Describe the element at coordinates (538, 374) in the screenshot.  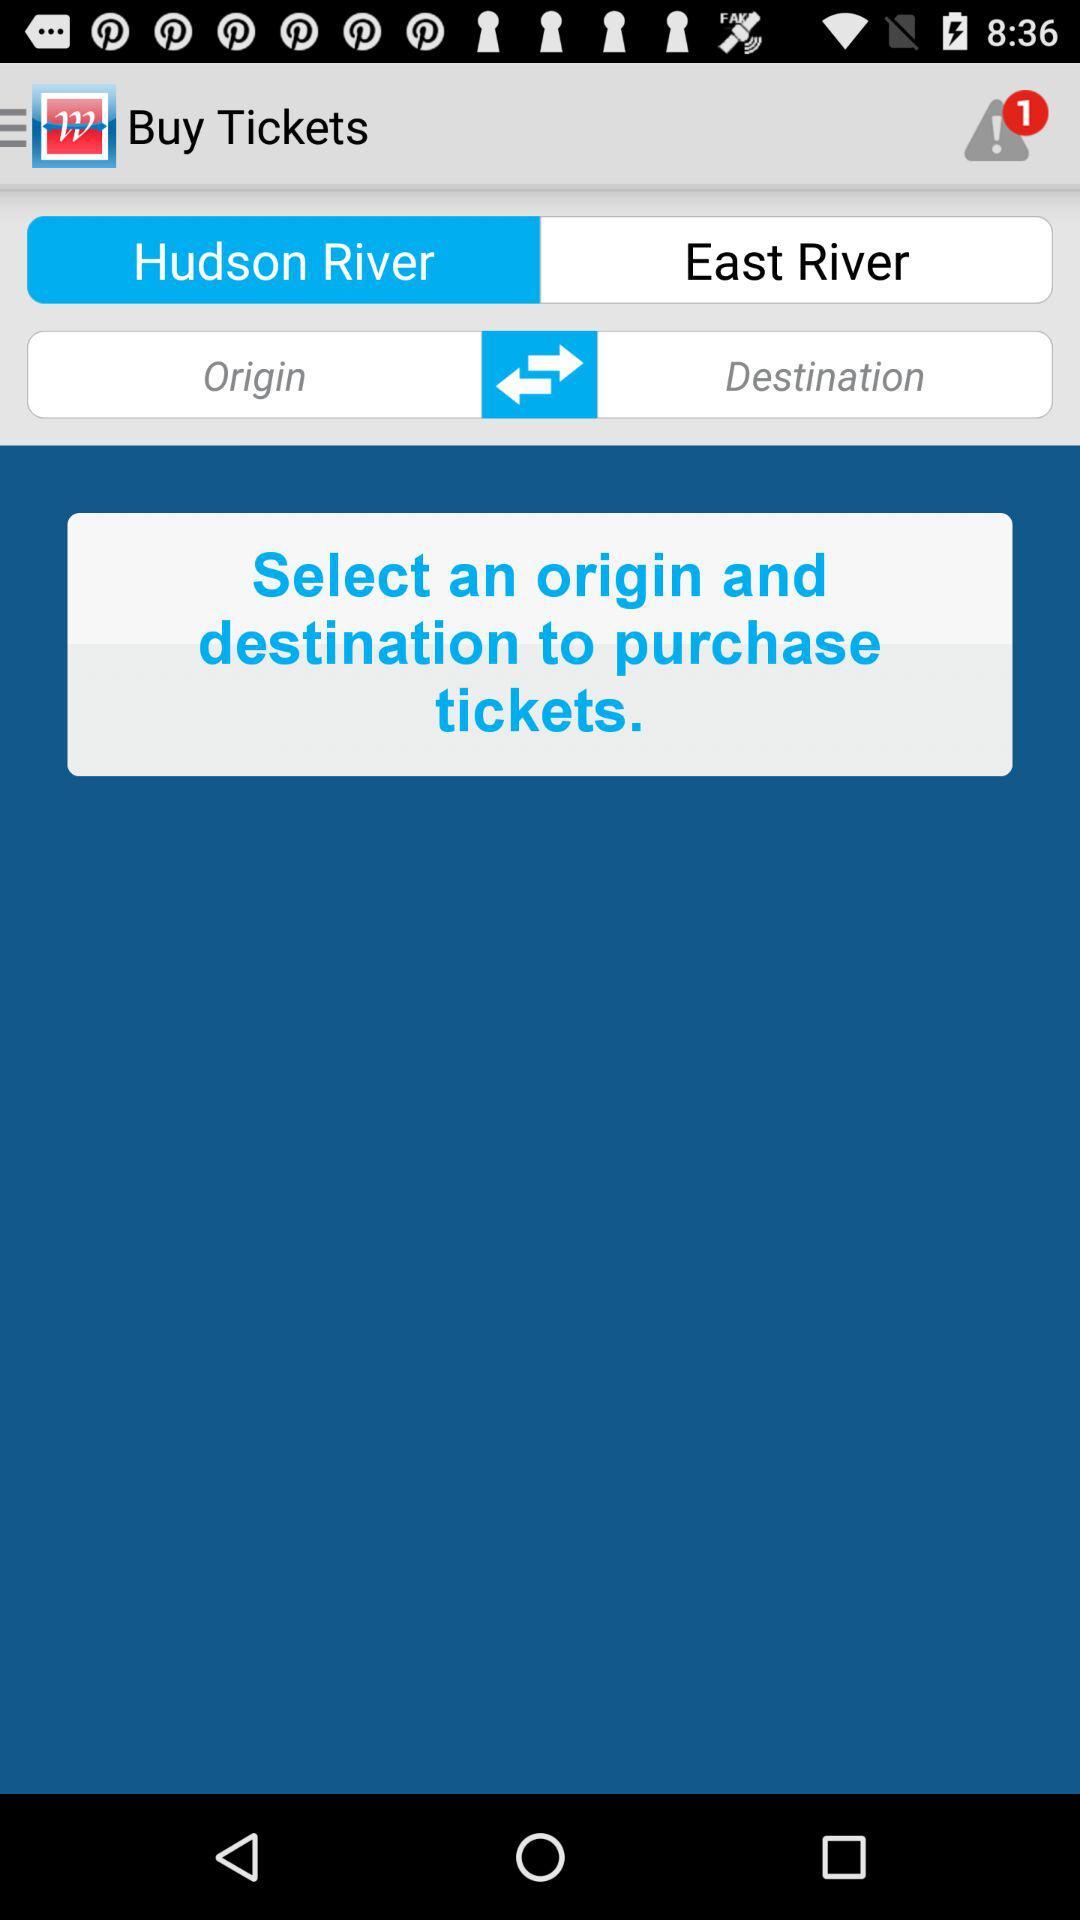
I see `destination information` at that location.